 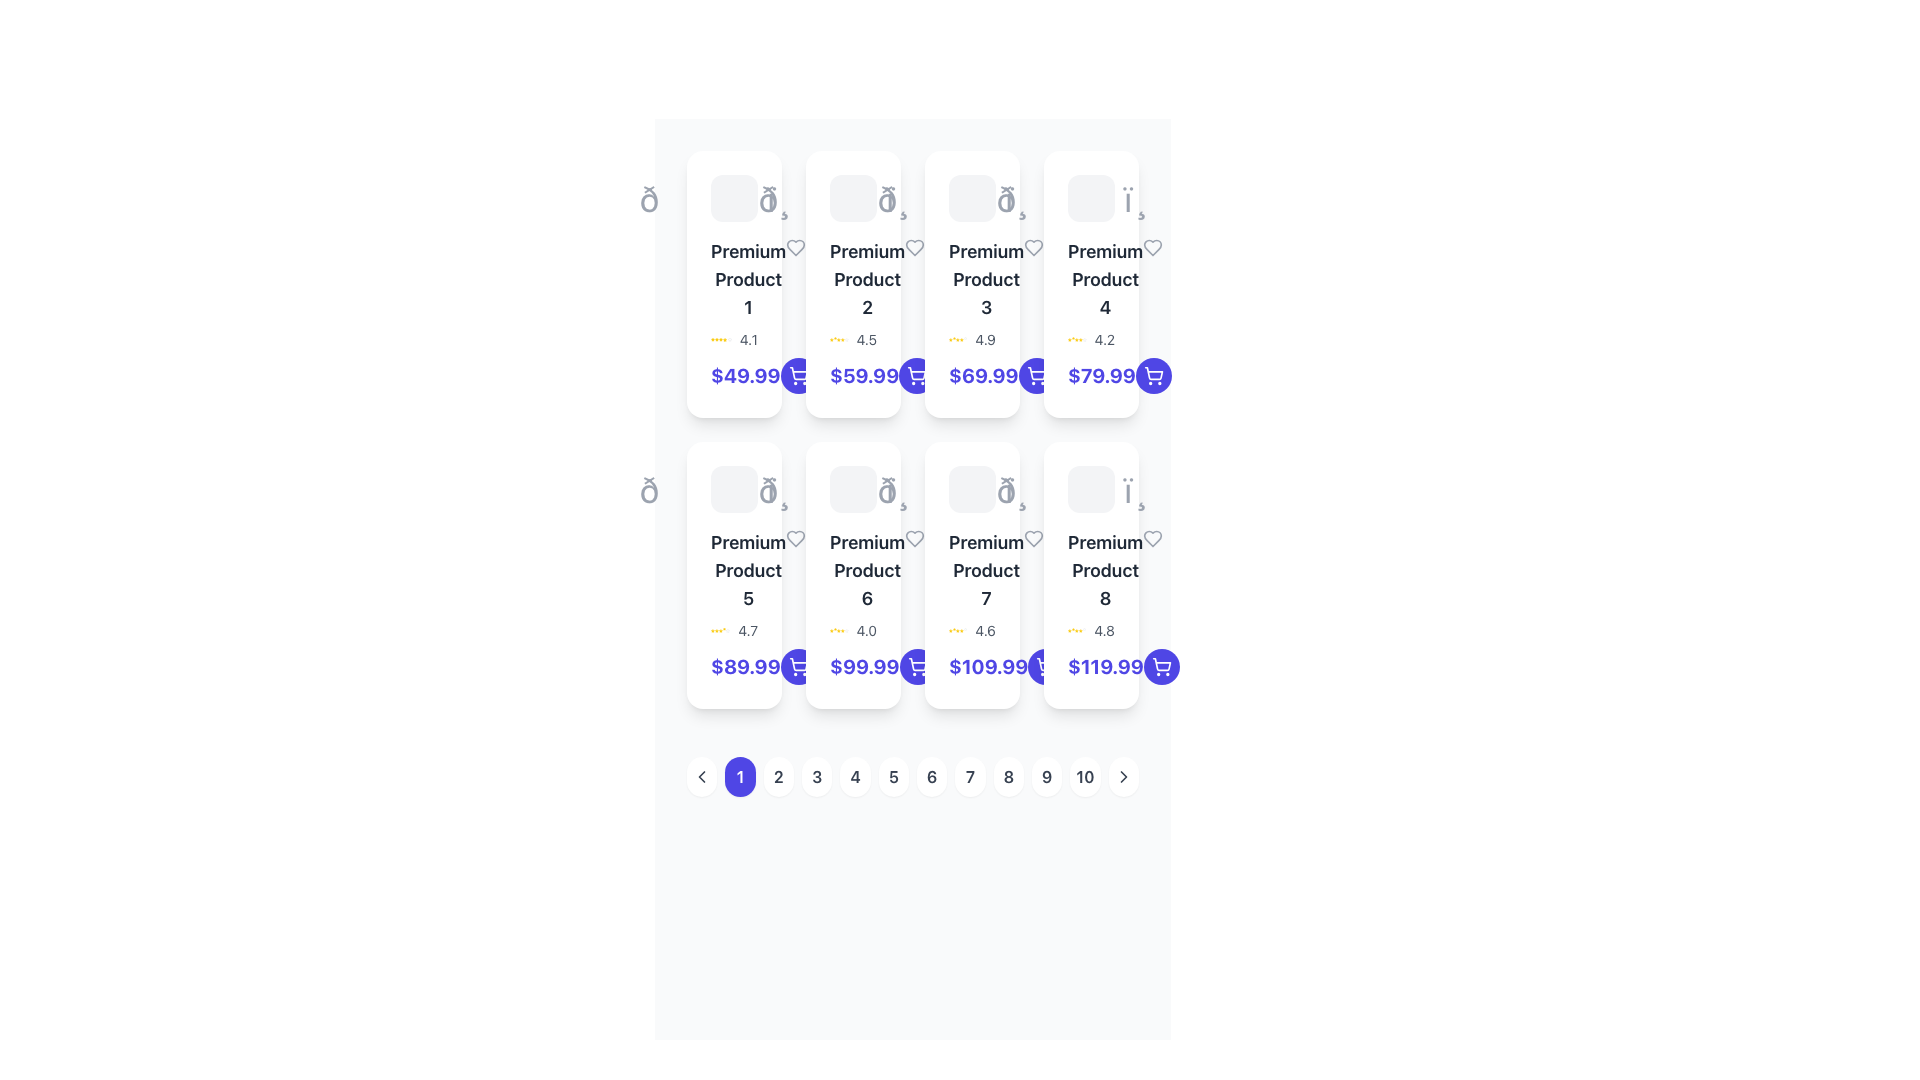 I want to click on the fourth star-shaped icon in a horizontal sequence of five, which is filled yellow and indicates a rating of 4.9, so click(x=957, y=338).